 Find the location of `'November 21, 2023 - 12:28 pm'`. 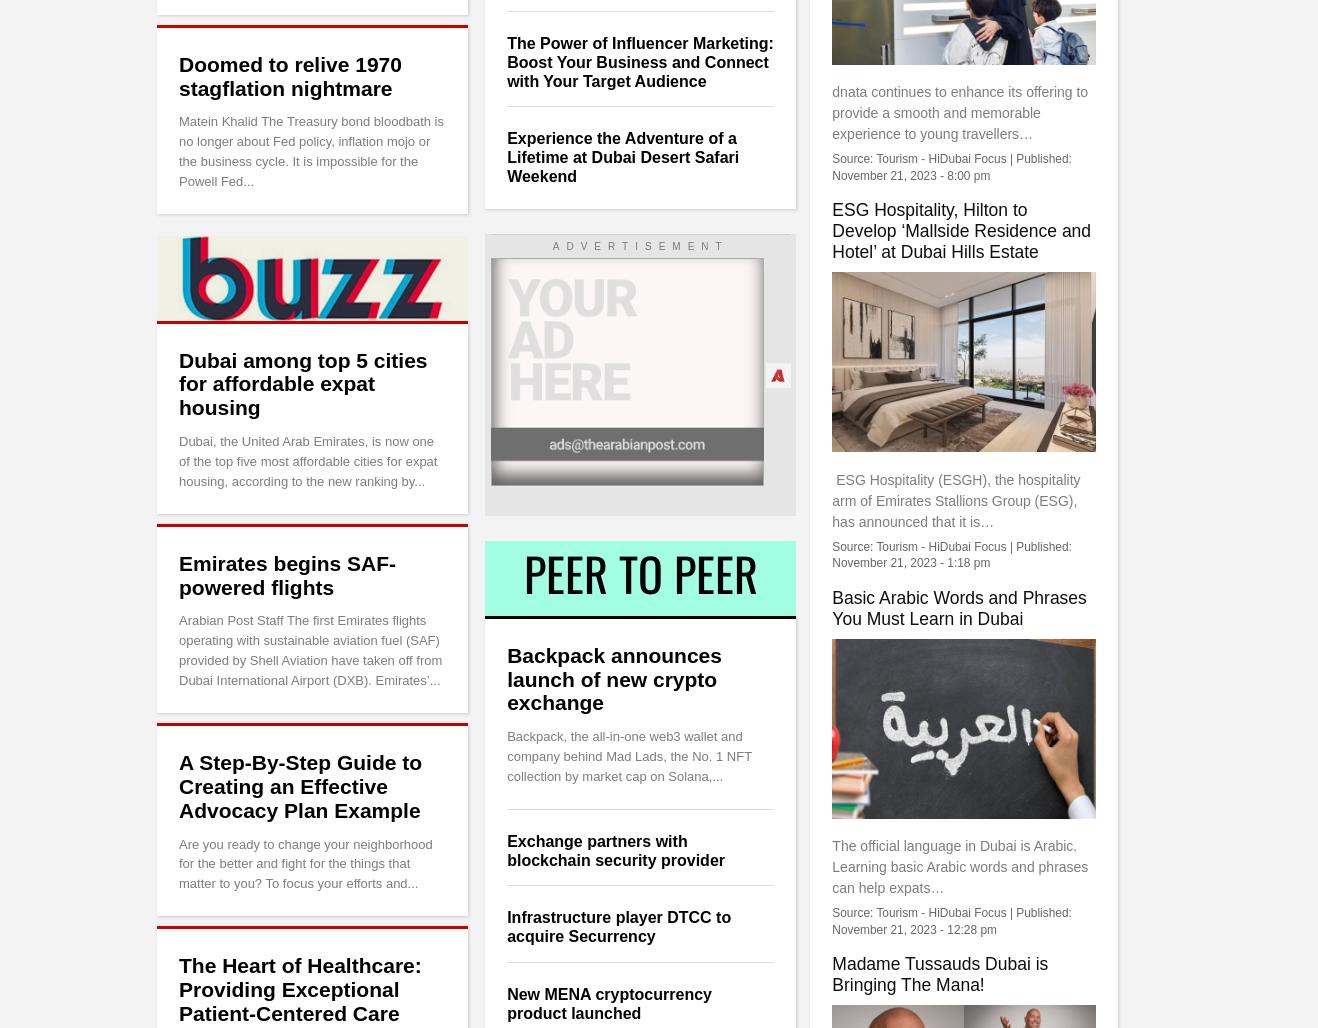

'November 21, 2023 - 12:28 pm' is located at coordinates (913, 929).